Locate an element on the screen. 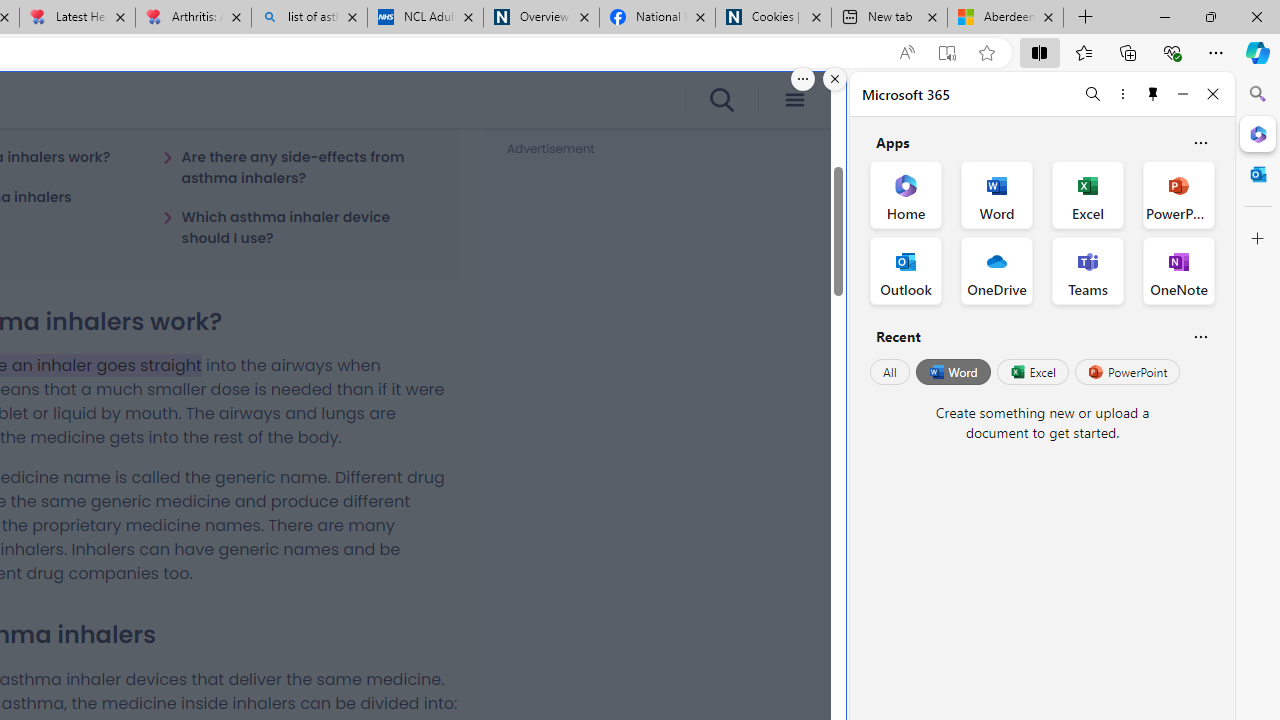 This screenshot has width=1280, height=720. 'Teams Office App' is located at coordinates (1087, 271).